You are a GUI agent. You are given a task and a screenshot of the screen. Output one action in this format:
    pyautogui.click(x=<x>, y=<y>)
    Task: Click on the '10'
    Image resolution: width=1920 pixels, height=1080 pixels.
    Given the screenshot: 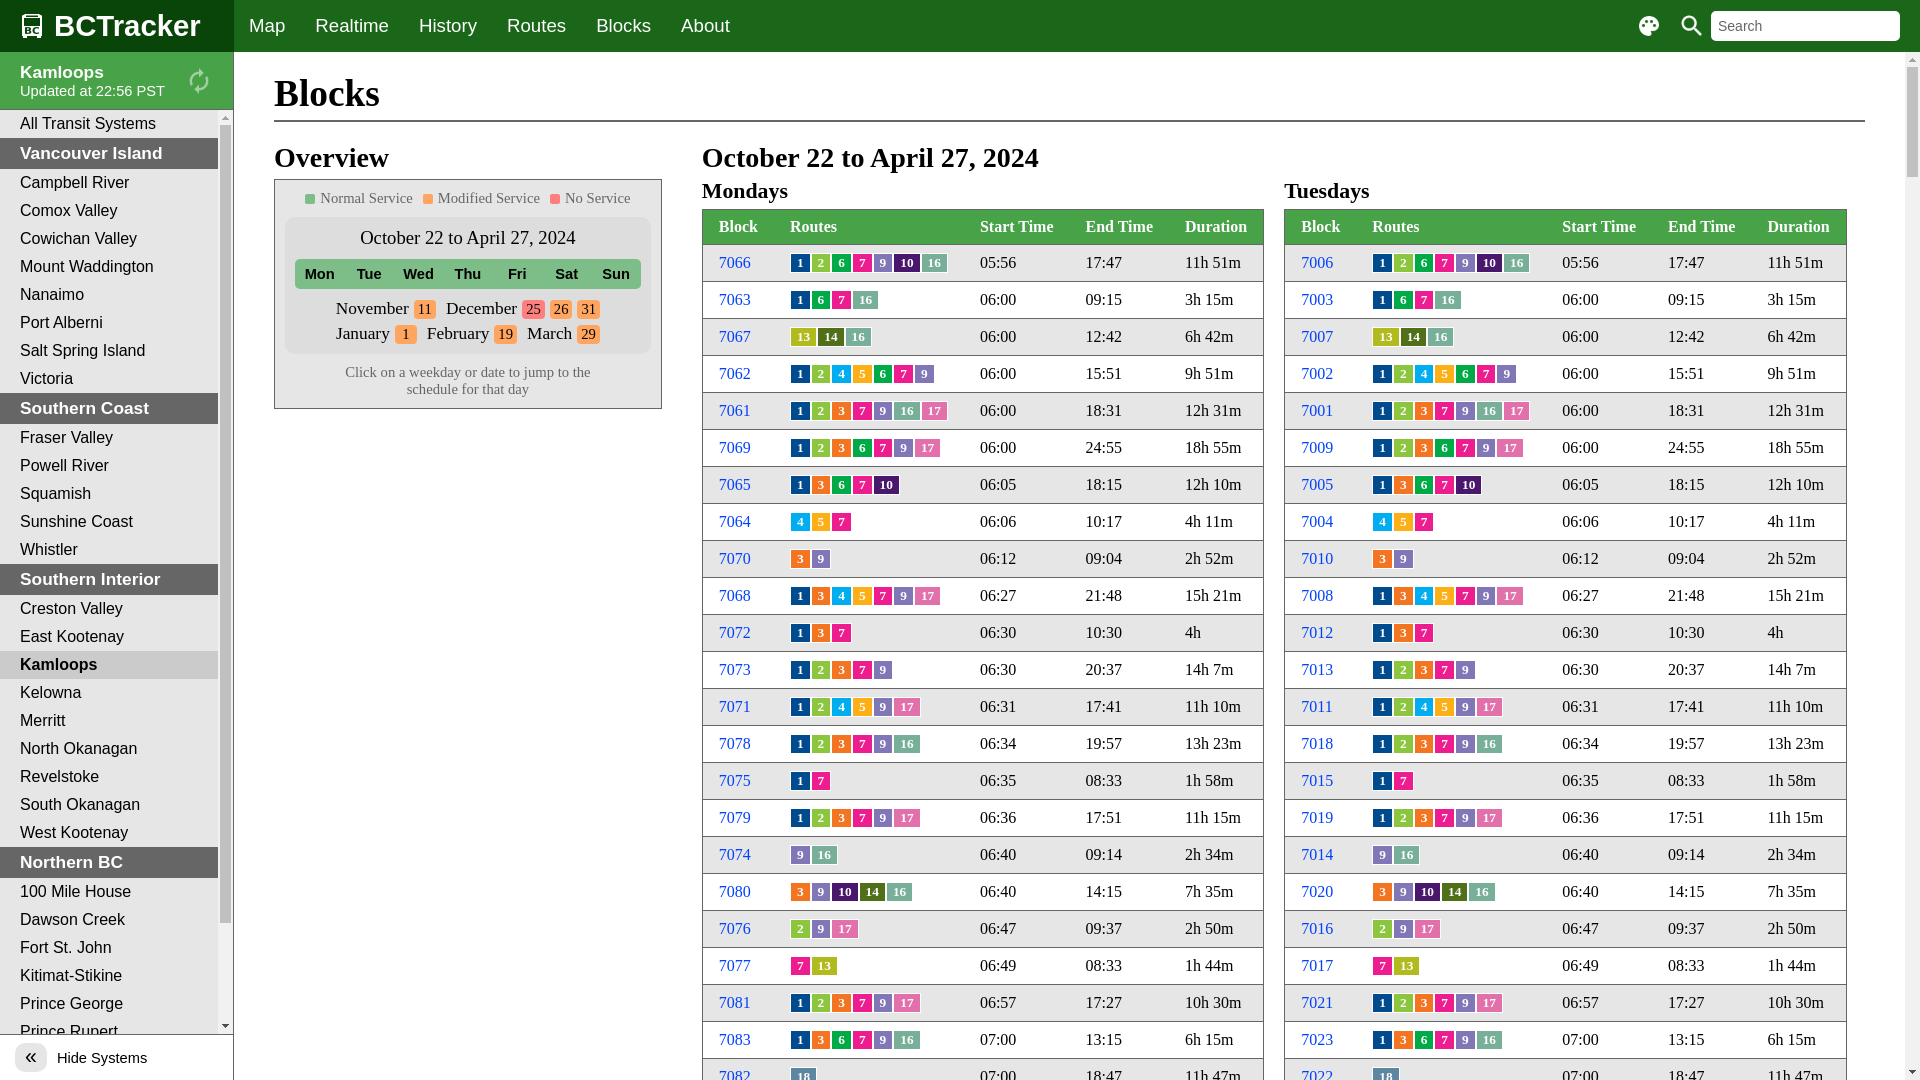 What is the action you would take?
    pyautogui.click(x=844, y=890)
    